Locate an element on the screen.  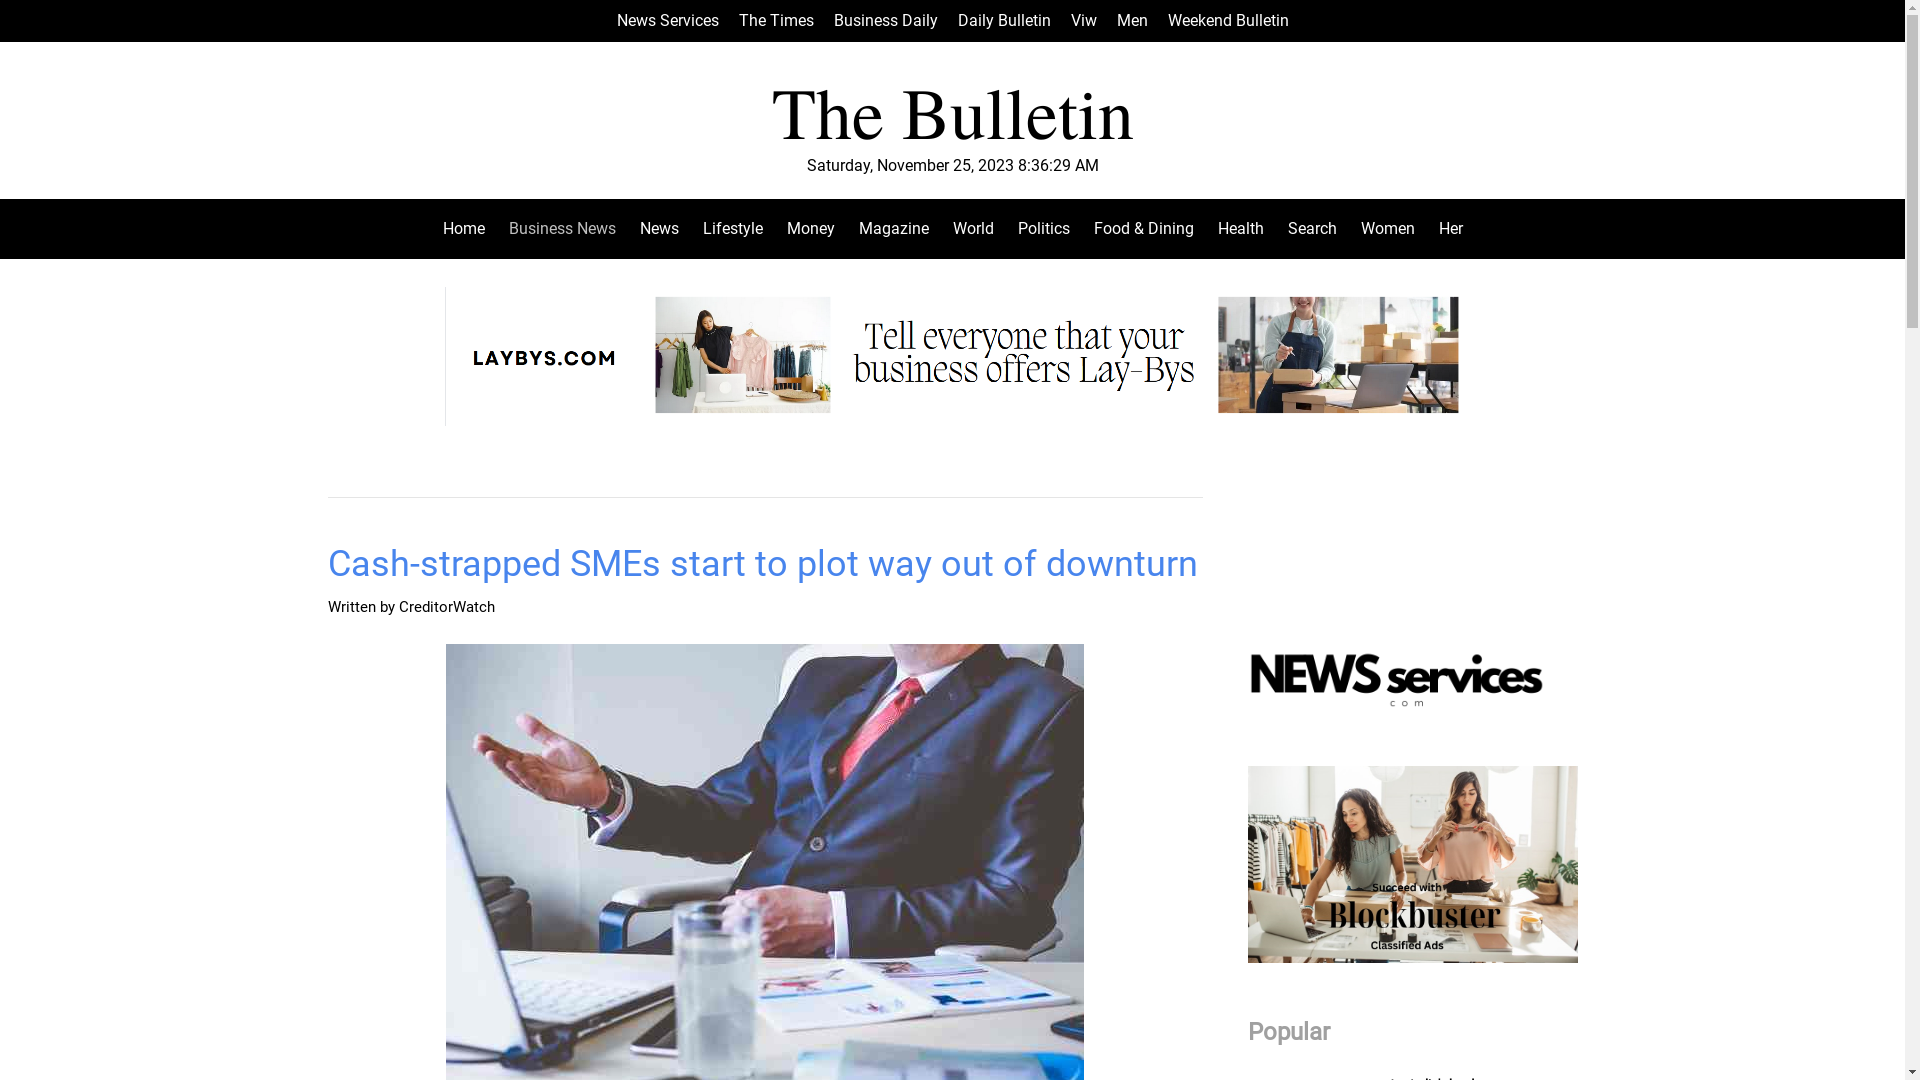
'Weekend Bulletin' is located at coordinates (1227, 20).